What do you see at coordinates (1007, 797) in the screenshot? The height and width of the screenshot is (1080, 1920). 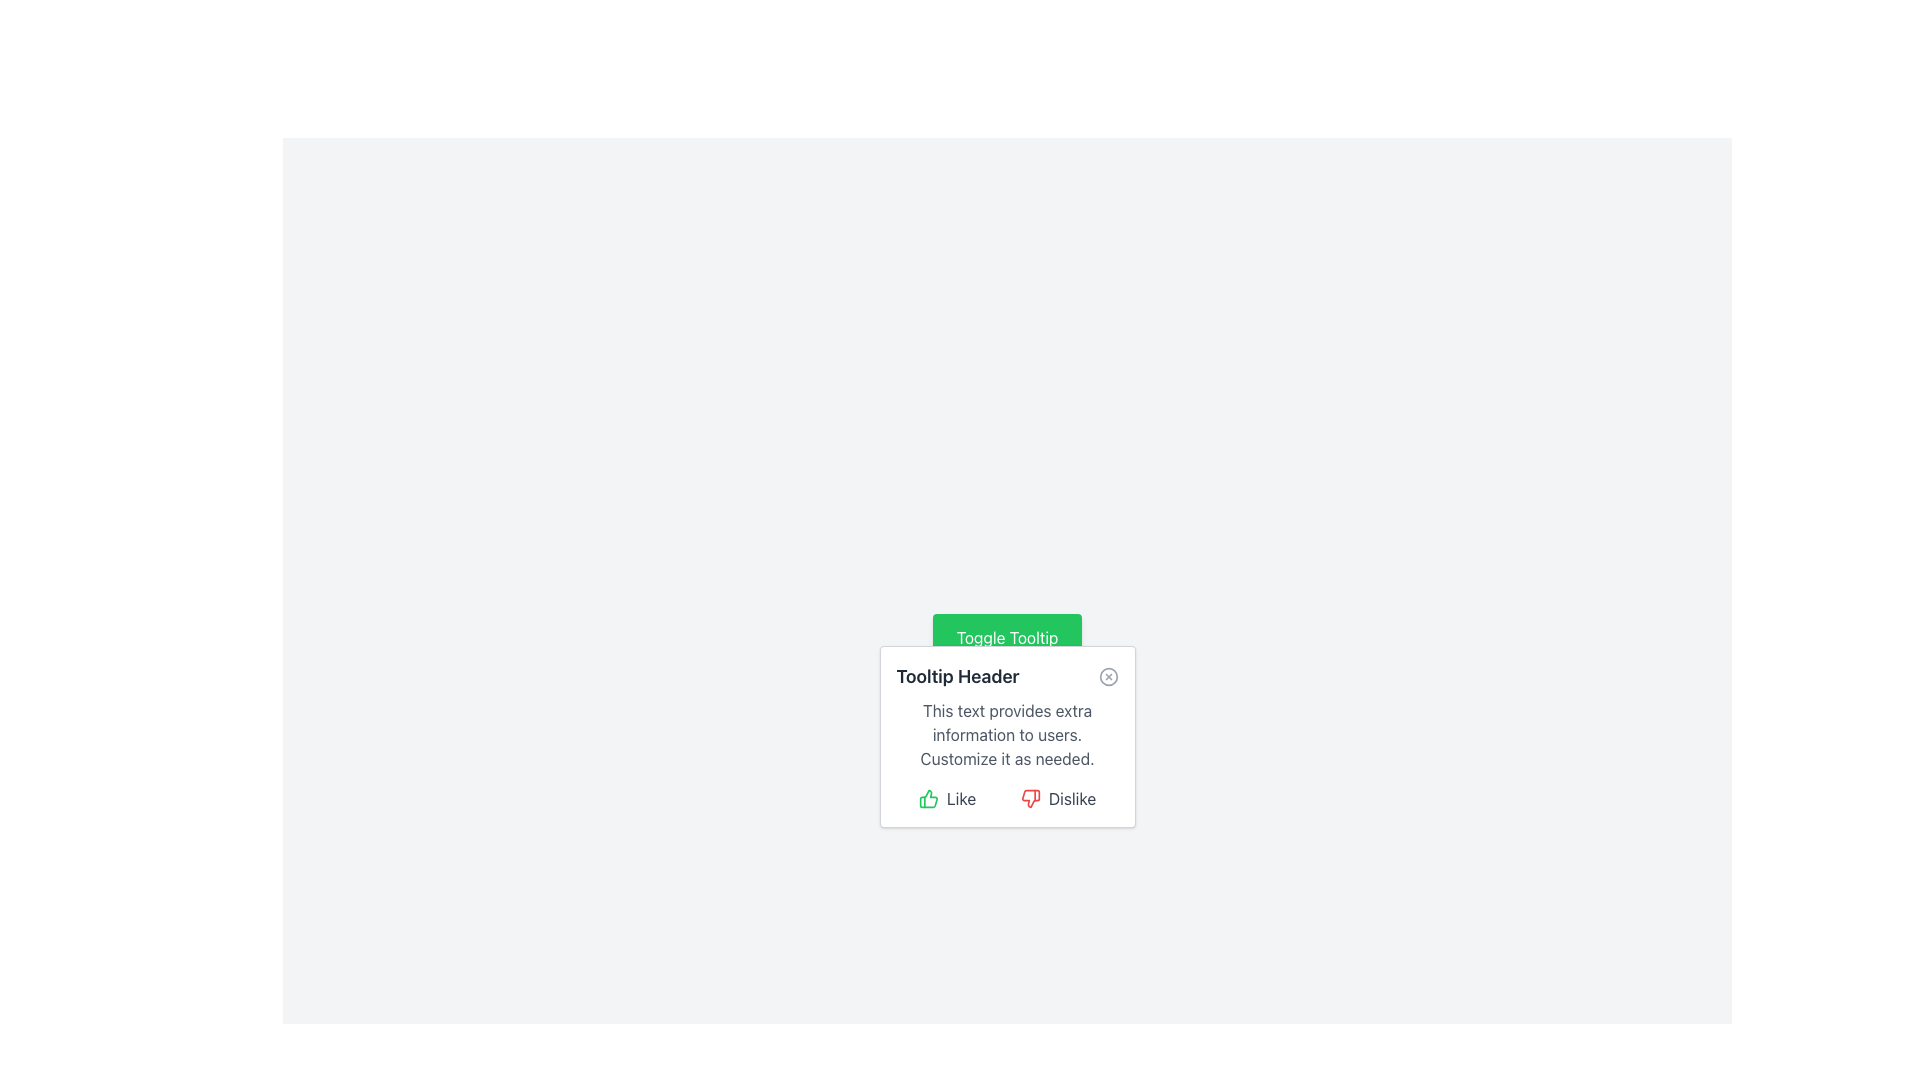 I see `the 'Dislike' icon labeled with a red thumbs-down within the Component Group located at the bottom section of the tooltip interface` at bounding box center [1007, 797].